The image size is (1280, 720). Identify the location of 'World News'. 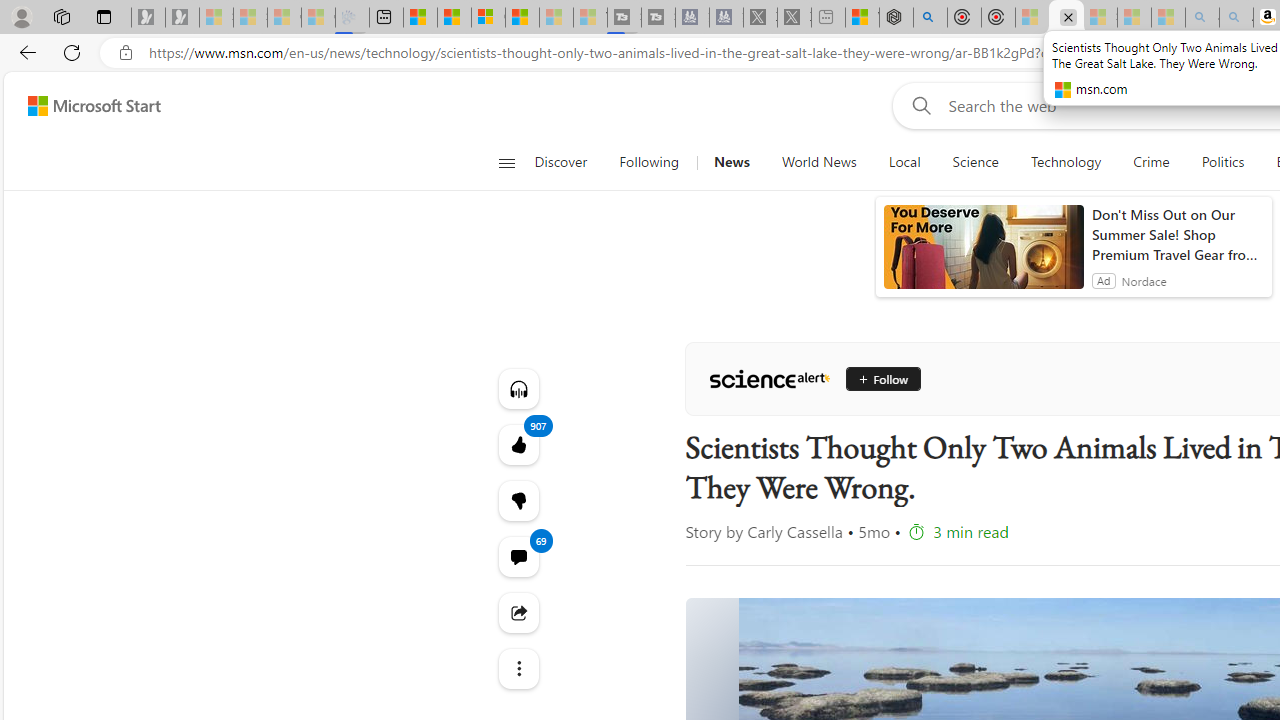
(819, 162).